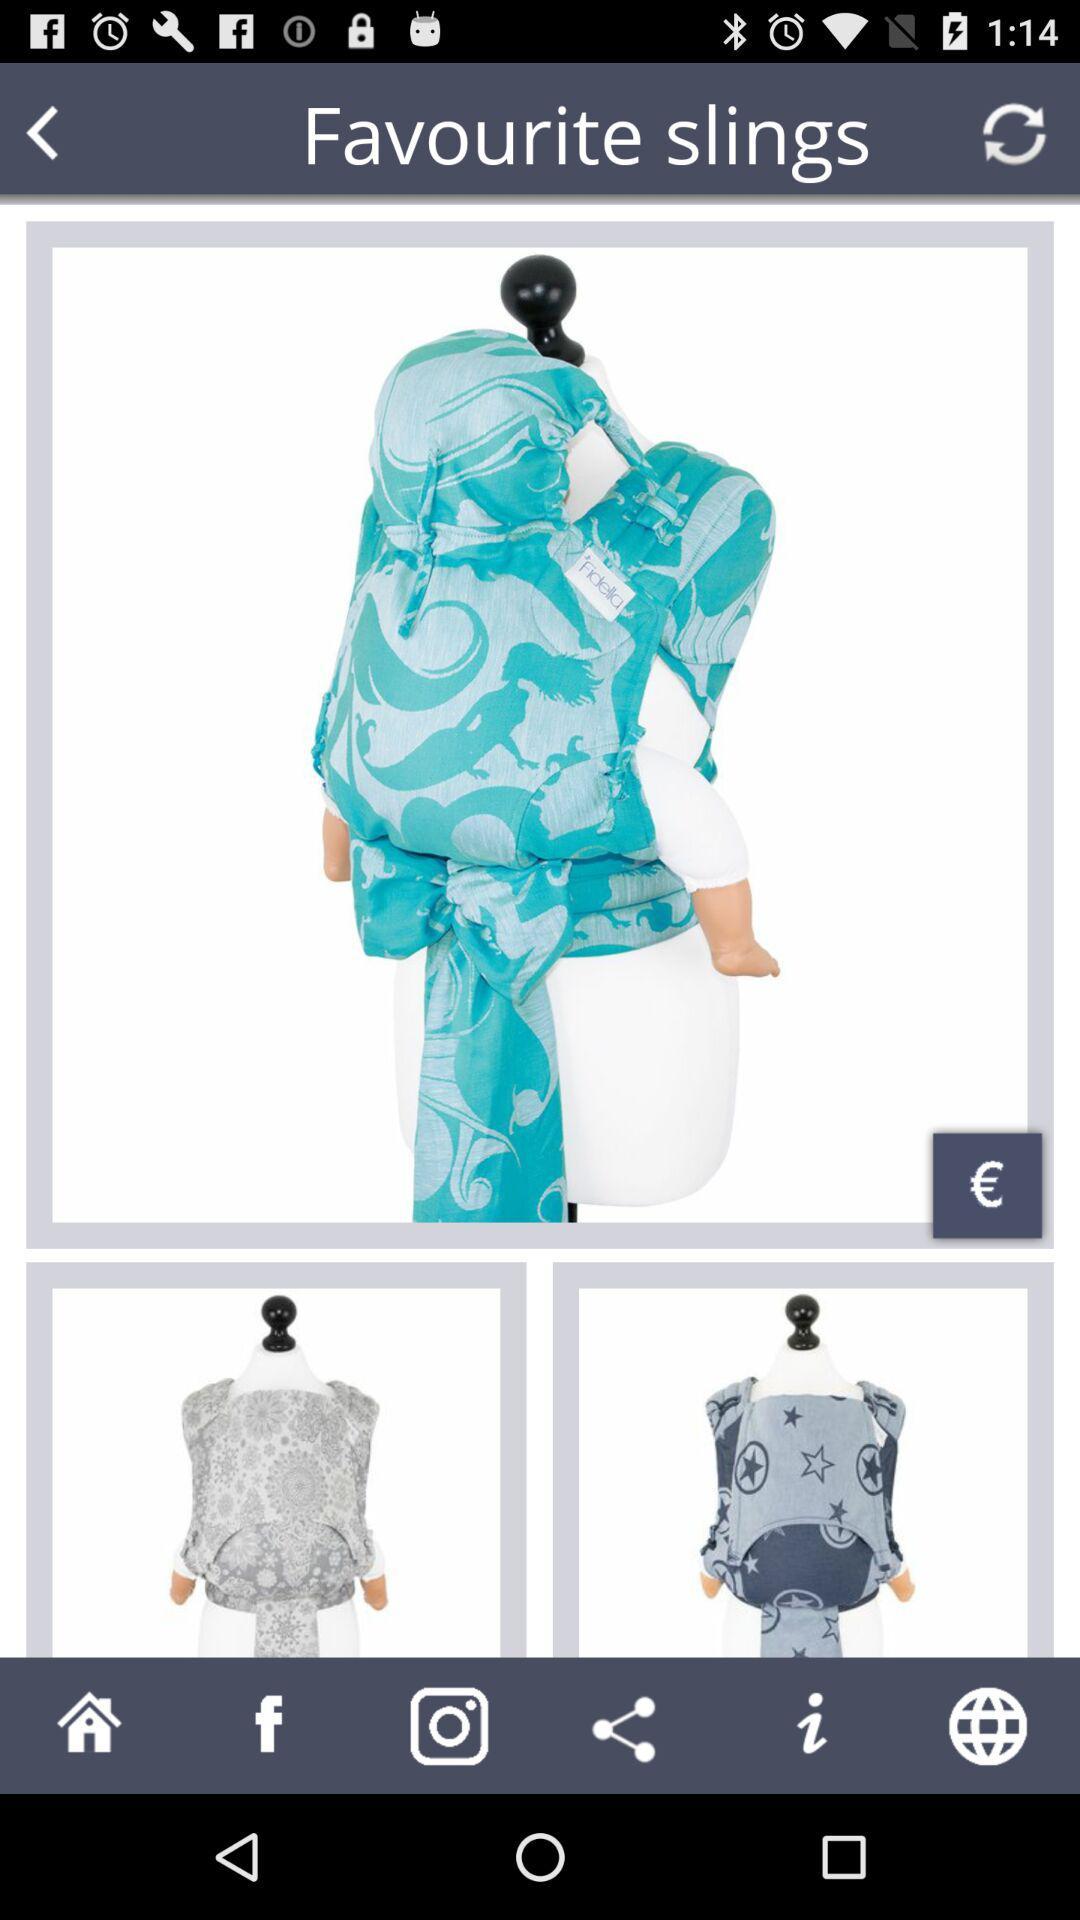 This screenshot has height=1920, width=1080. I want to click on share button, so click(628, 1724).